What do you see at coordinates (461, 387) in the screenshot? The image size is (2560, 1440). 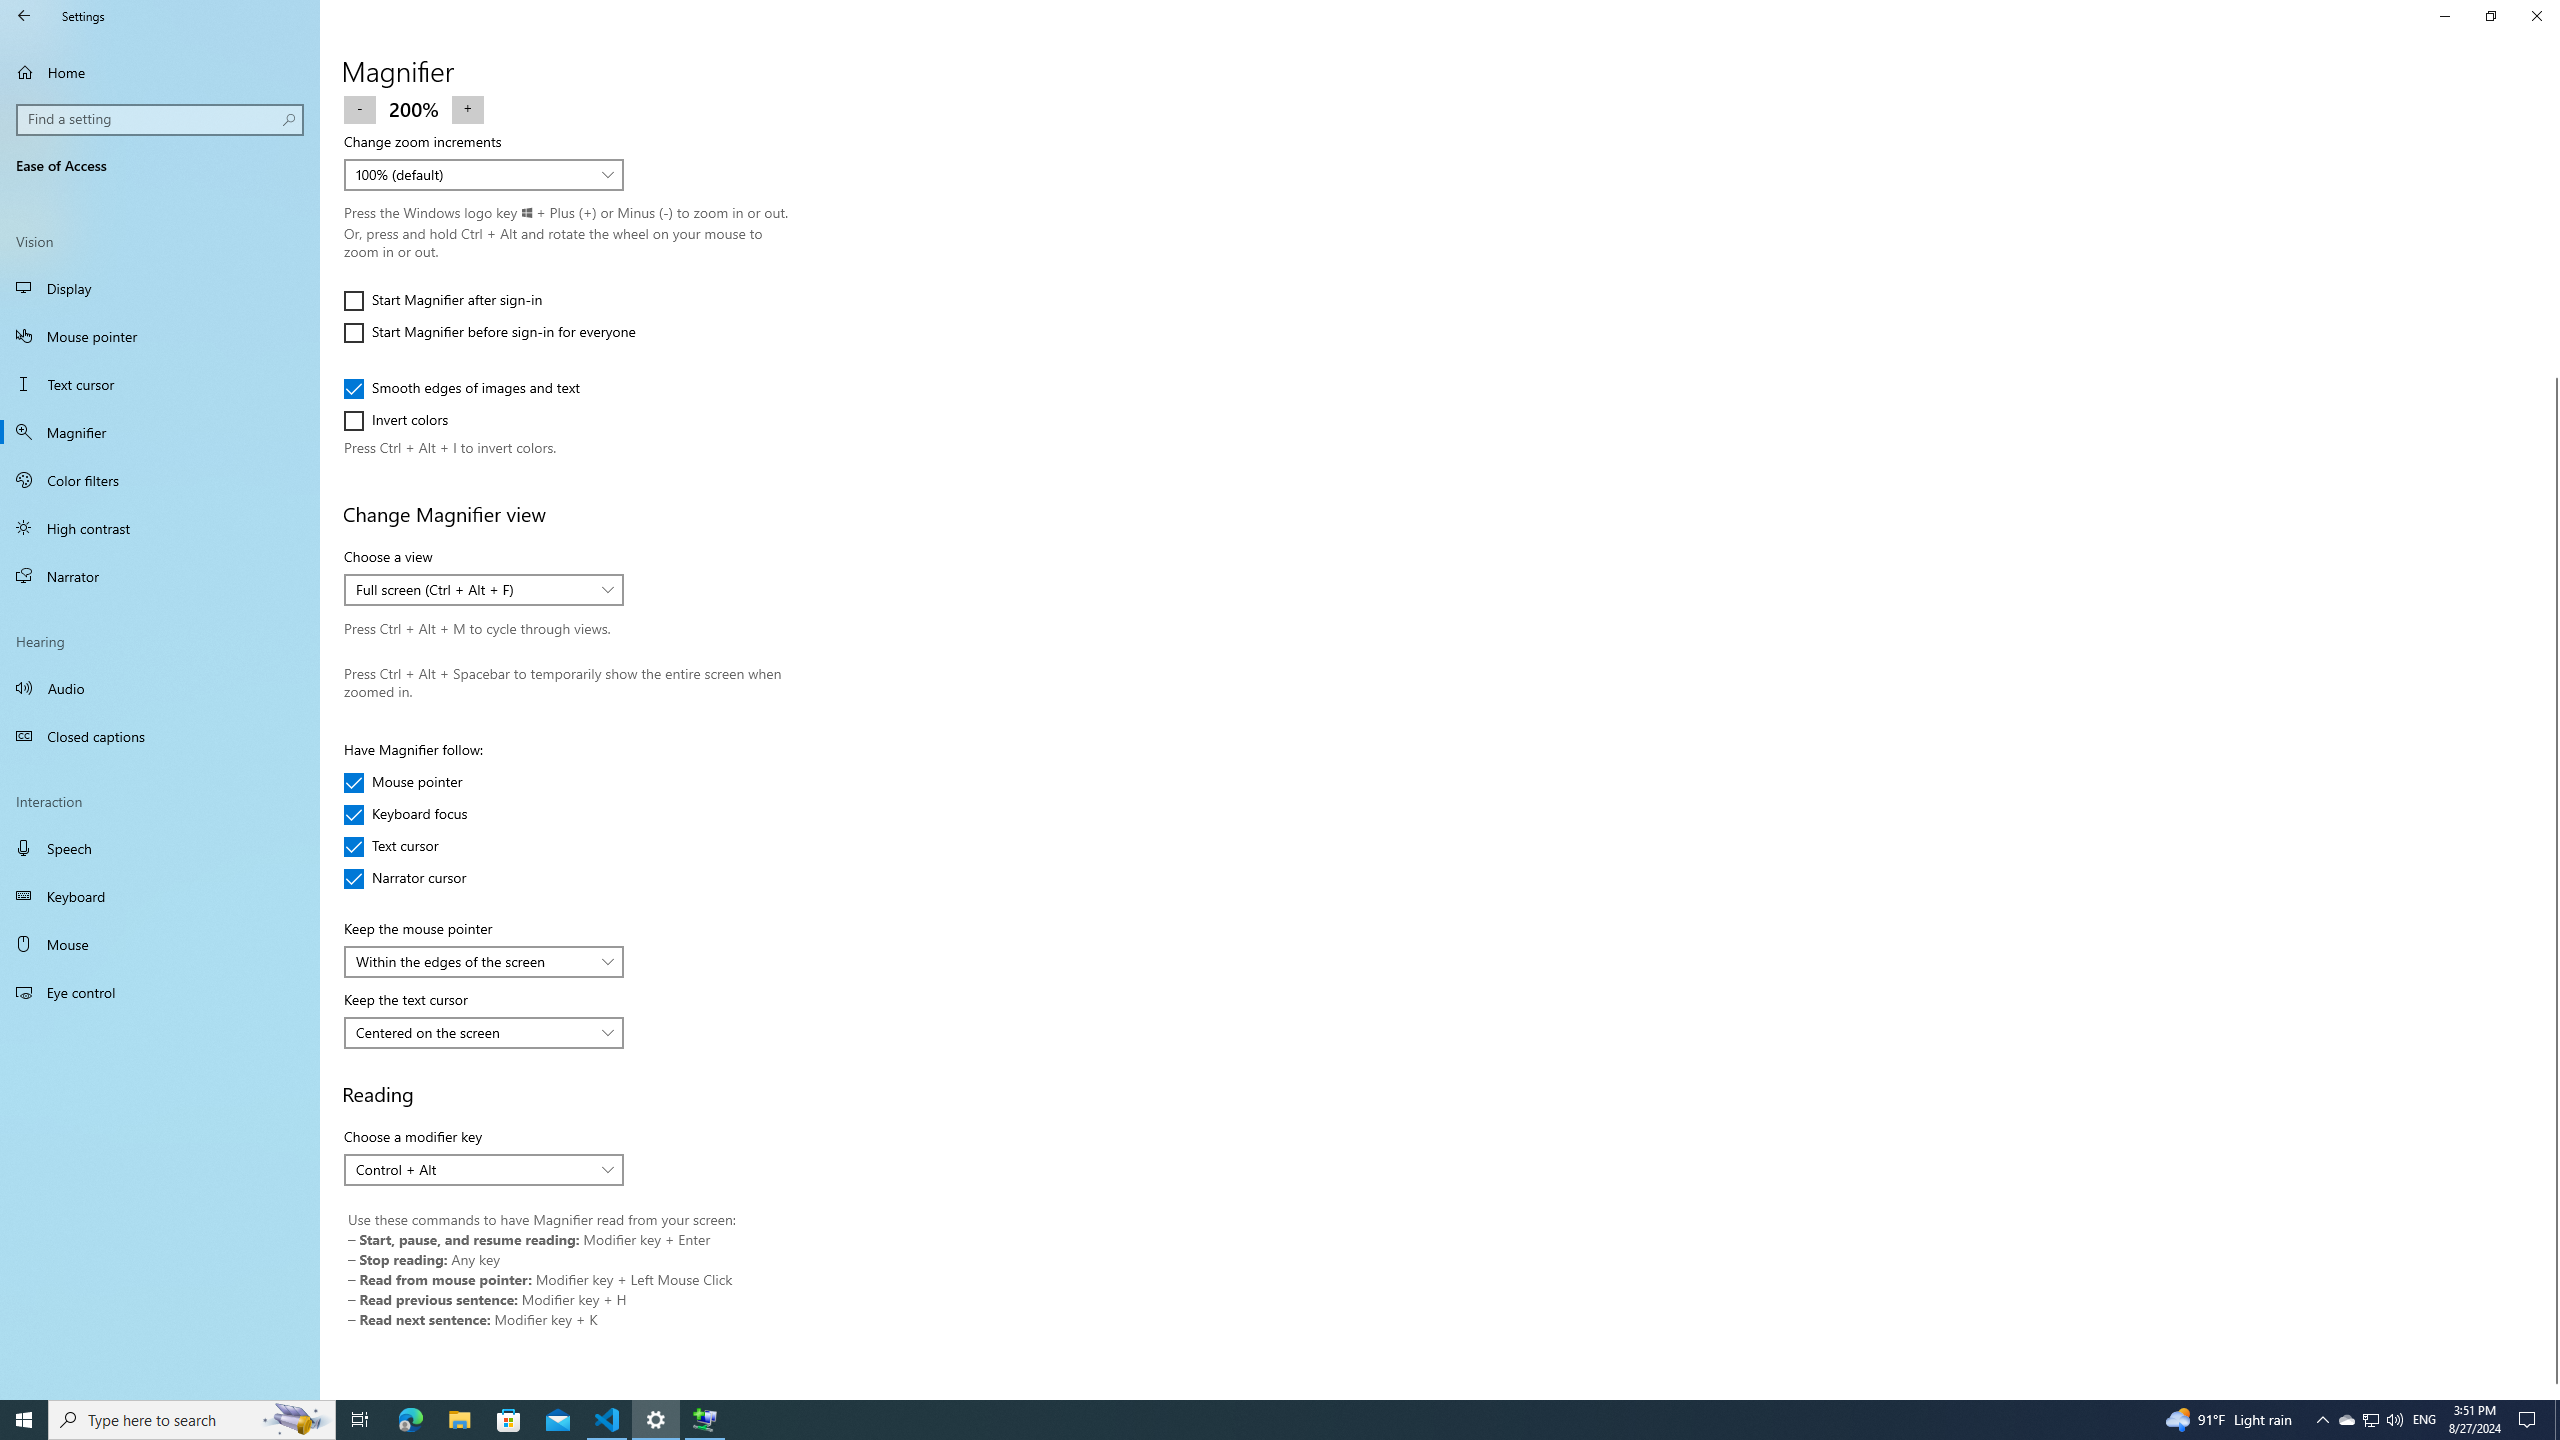 I see `'Smooth edges of images and text'` at bounding box center [461, 387].